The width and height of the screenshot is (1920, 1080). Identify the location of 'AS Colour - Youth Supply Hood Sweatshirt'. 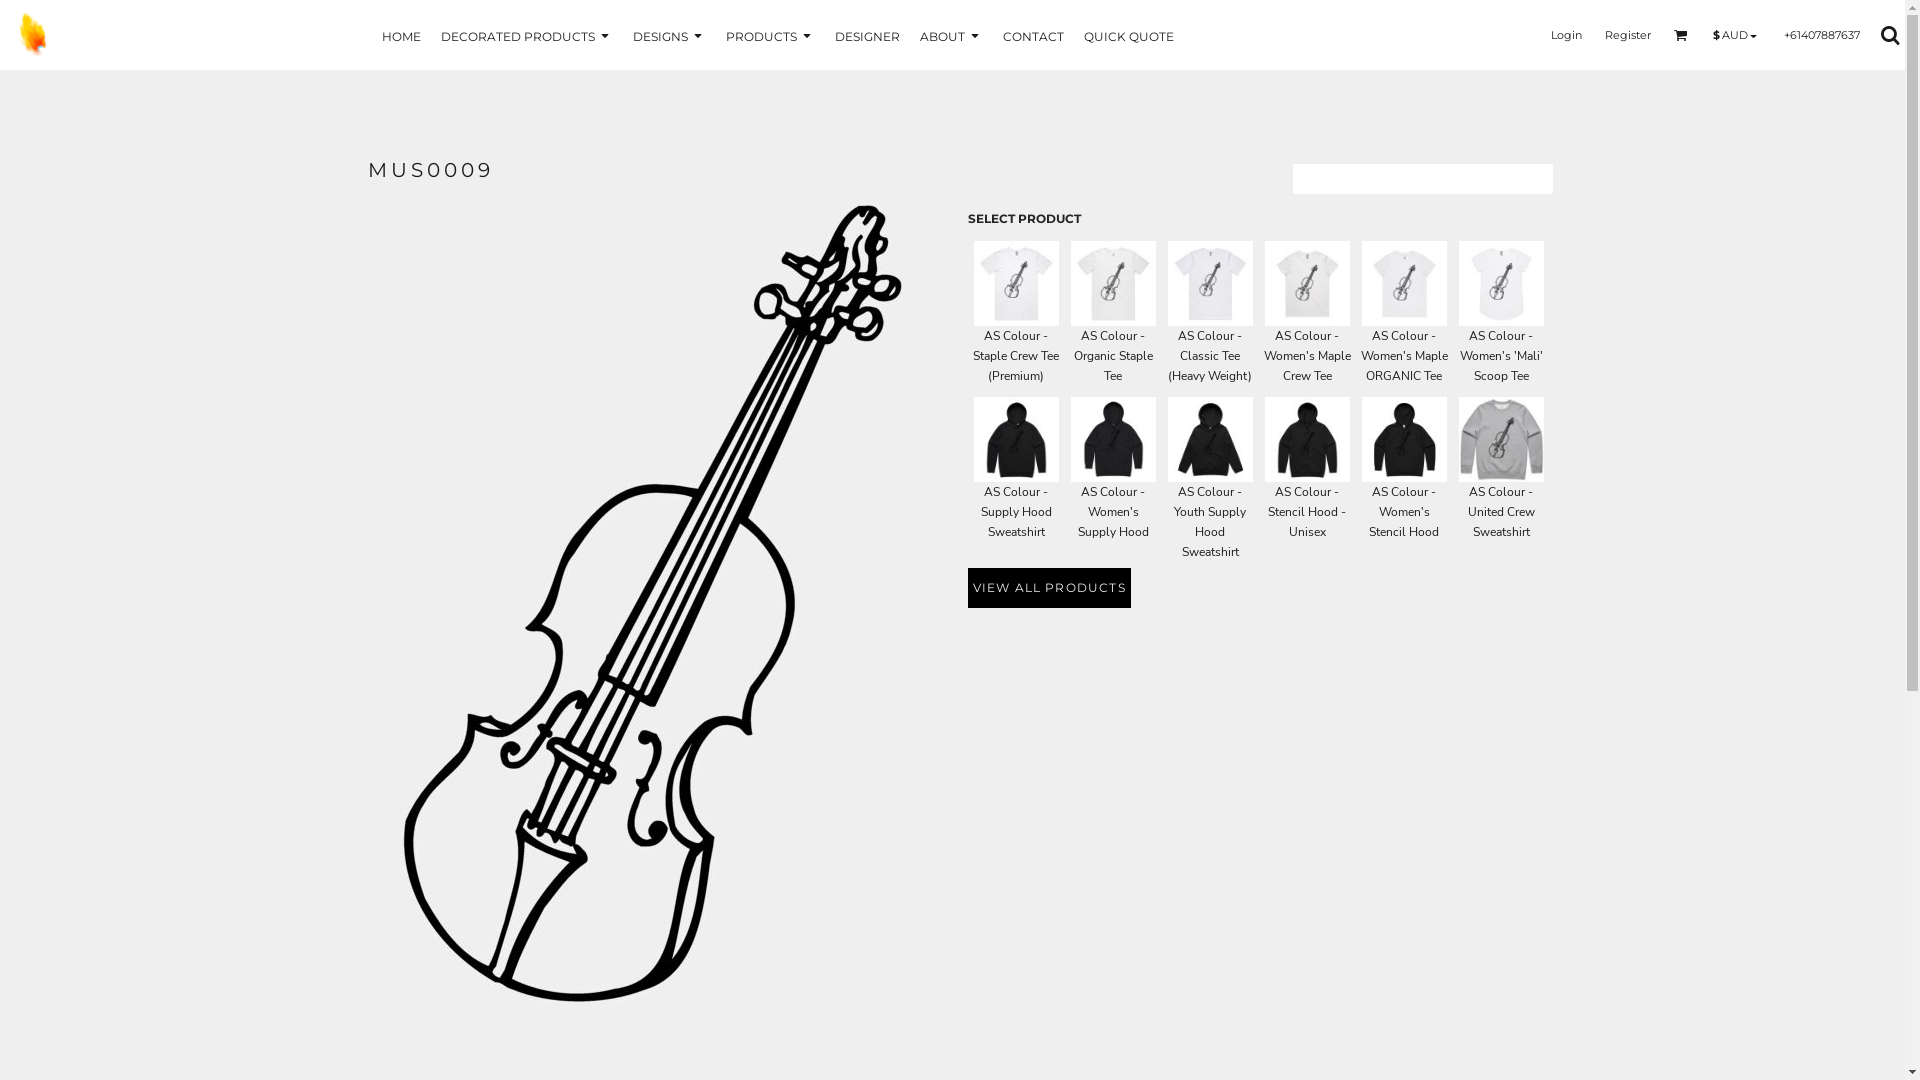
(1208, 438).